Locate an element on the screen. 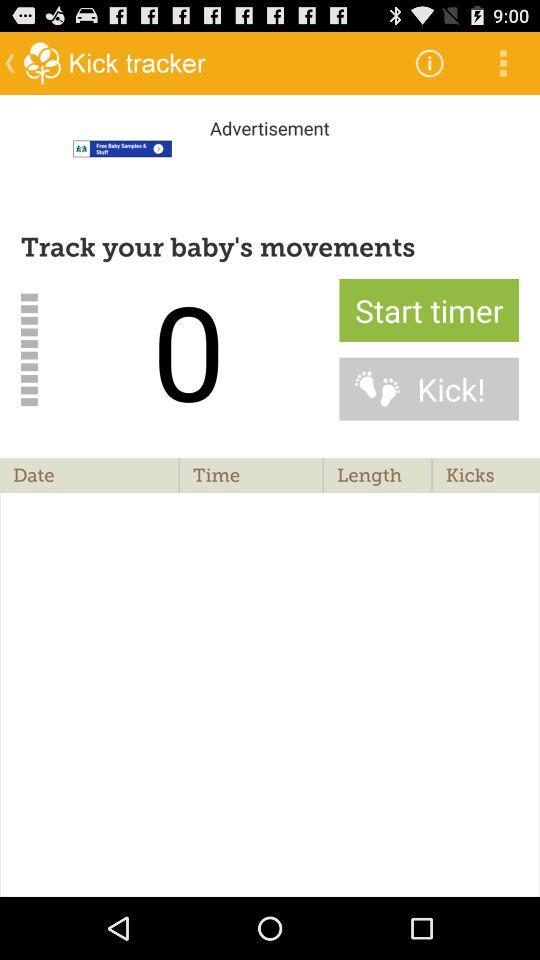 The width and height of the screenshot is (540, 960). the three doted option which is right side to the information icon is located at coordinates (502, 63).